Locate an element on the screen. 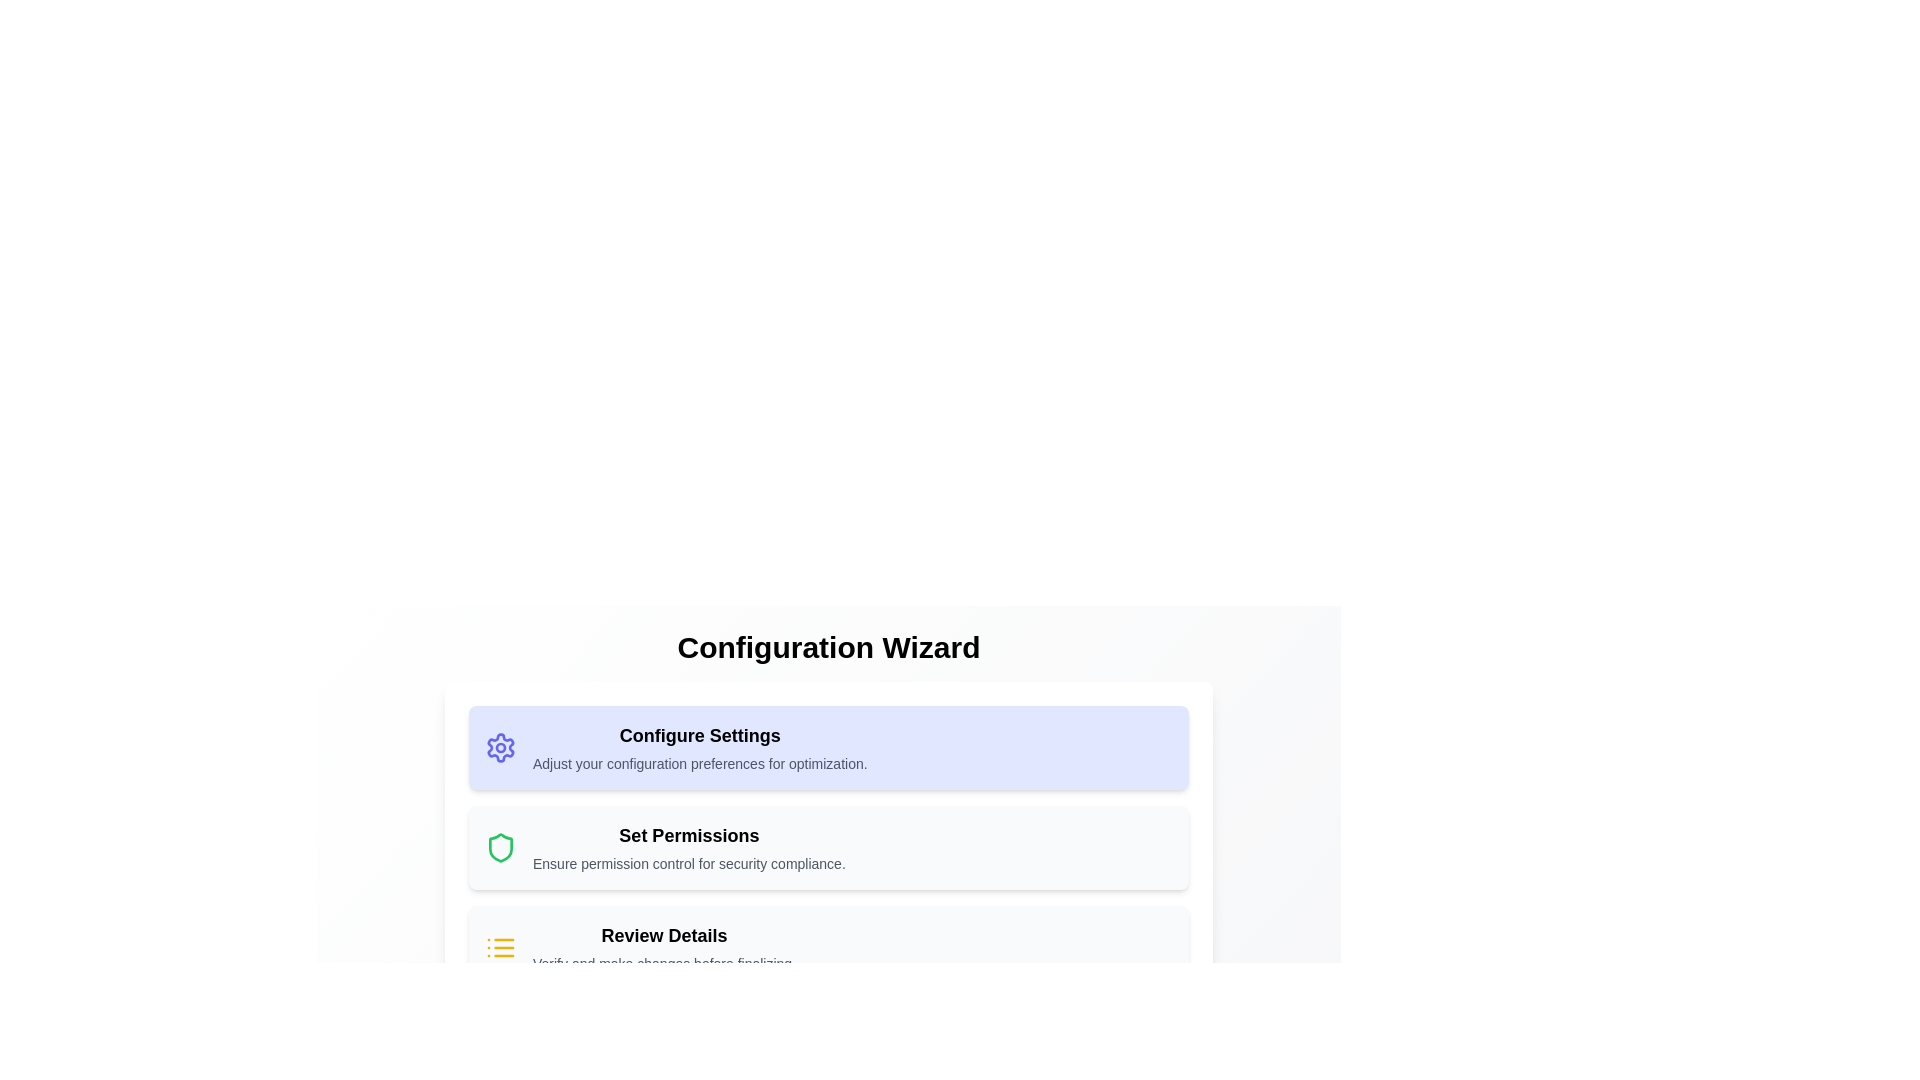 The height and width of the screenshot is (1080, 1920). the green shield icon located in the second row of the main menu options, next to the 'Set Permissions' label for contextual understanding is located at coordinates (500, 848).